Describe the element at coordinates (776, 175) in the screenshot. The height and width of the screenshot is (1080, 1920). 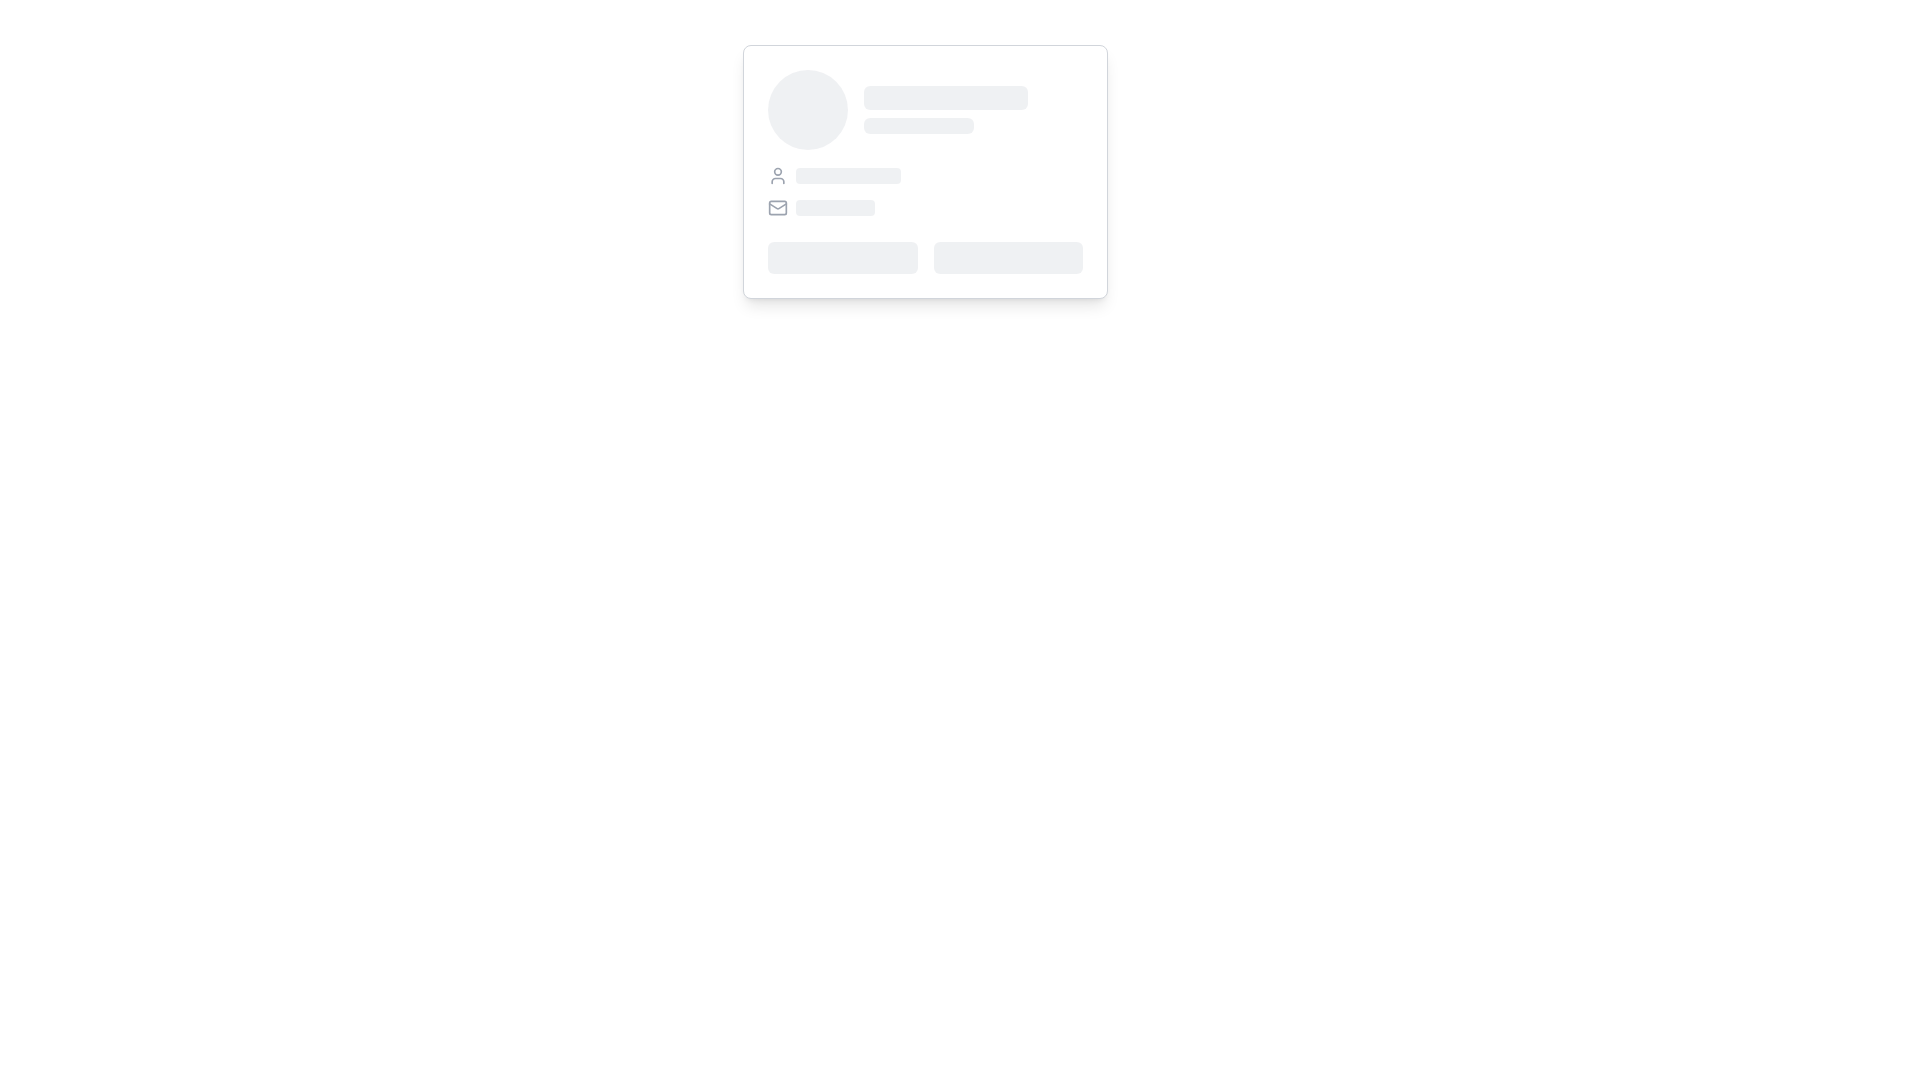
I see `the user profile icon located at the top-left corner of the interface, which is the first element in a horizontal layout group` at that location.